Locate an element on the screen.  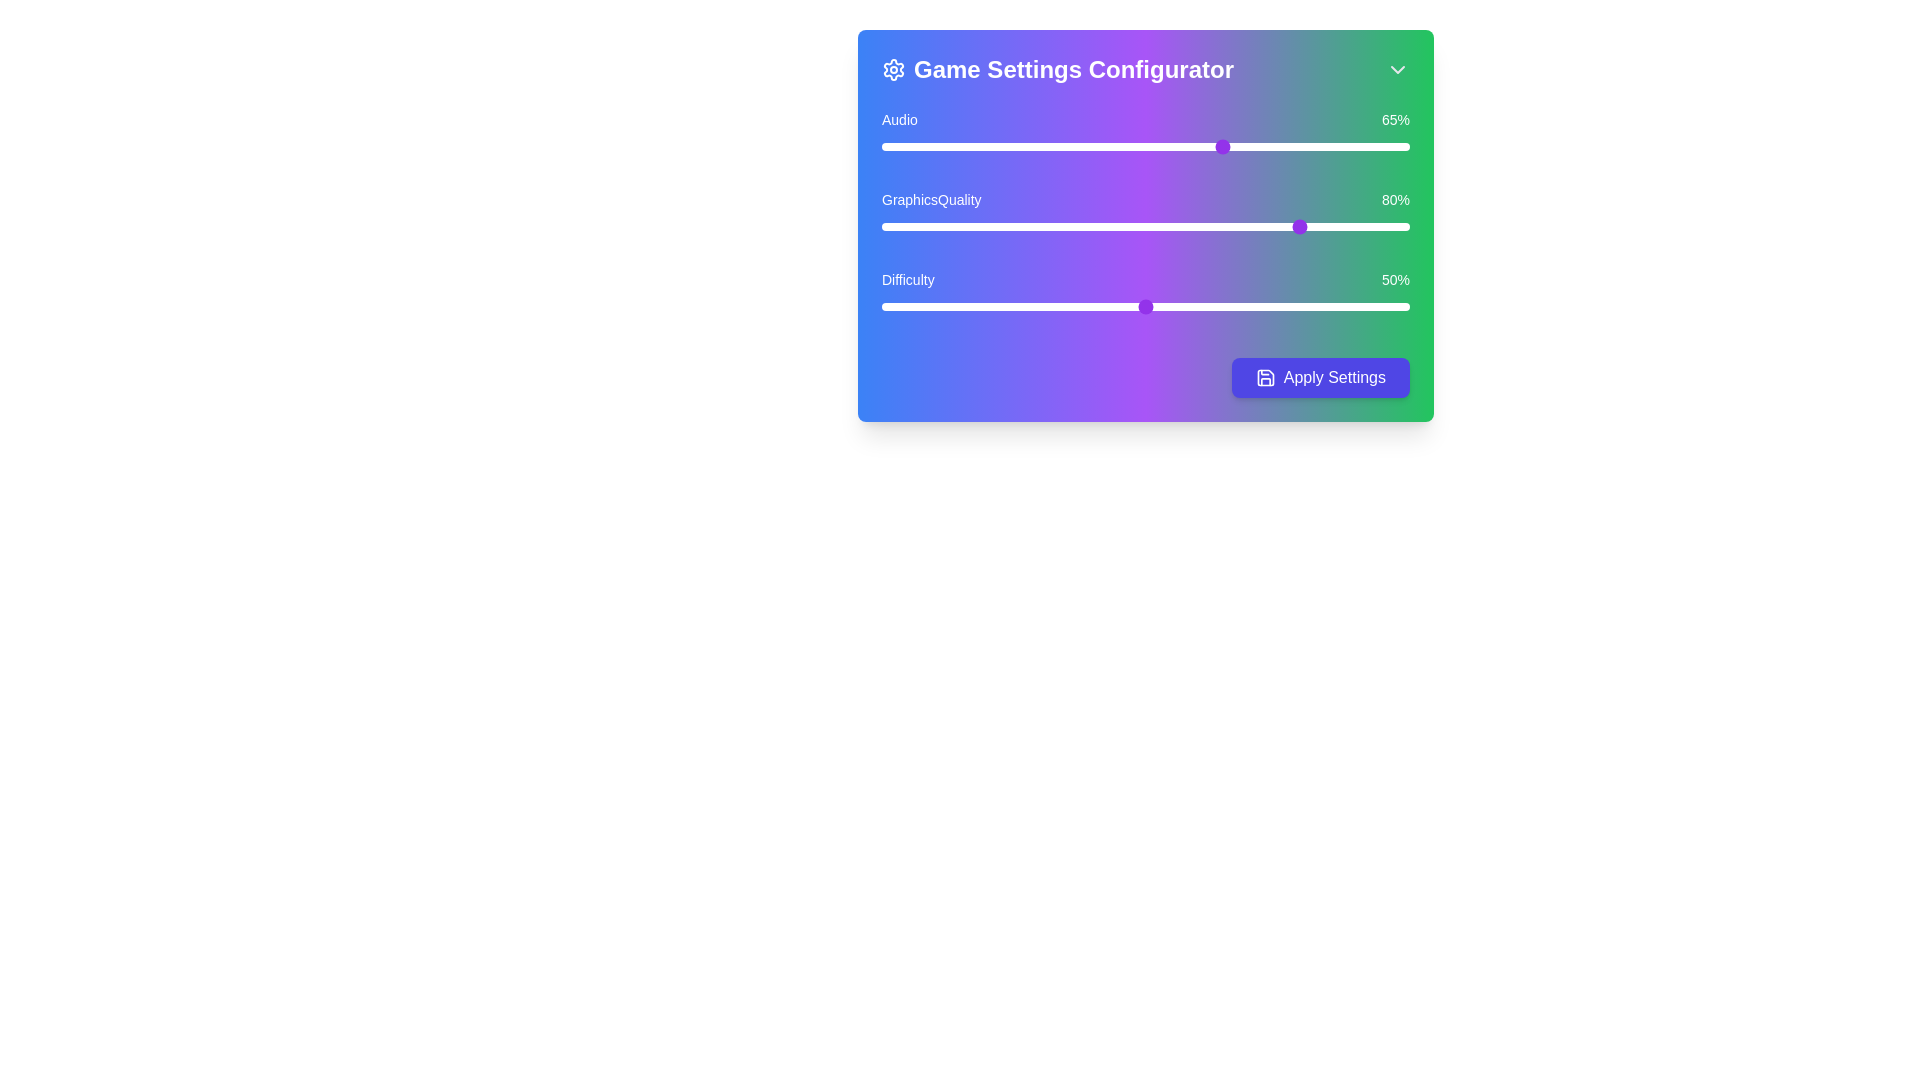
the audio slider is located at coordinates (912, 145).